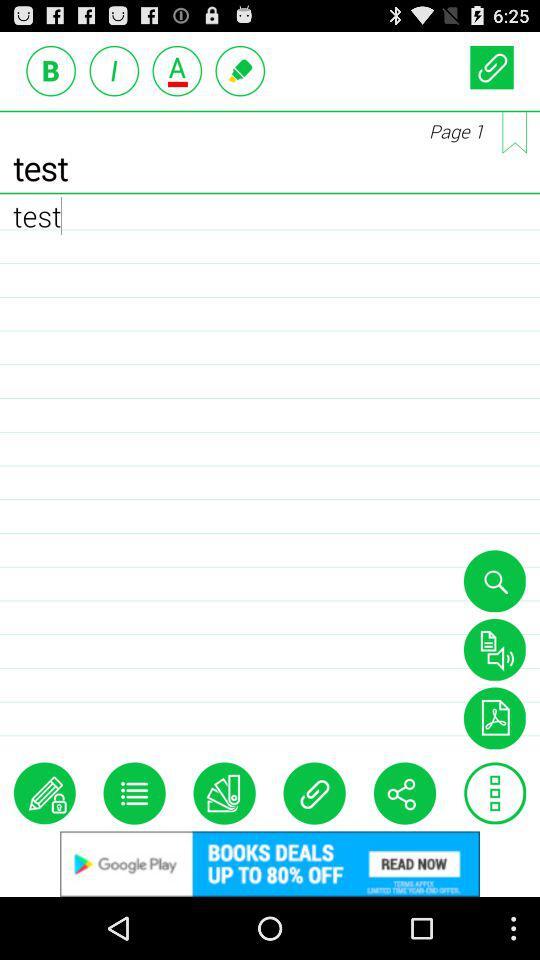  I want to click on link adobe media, so click(493, 718).